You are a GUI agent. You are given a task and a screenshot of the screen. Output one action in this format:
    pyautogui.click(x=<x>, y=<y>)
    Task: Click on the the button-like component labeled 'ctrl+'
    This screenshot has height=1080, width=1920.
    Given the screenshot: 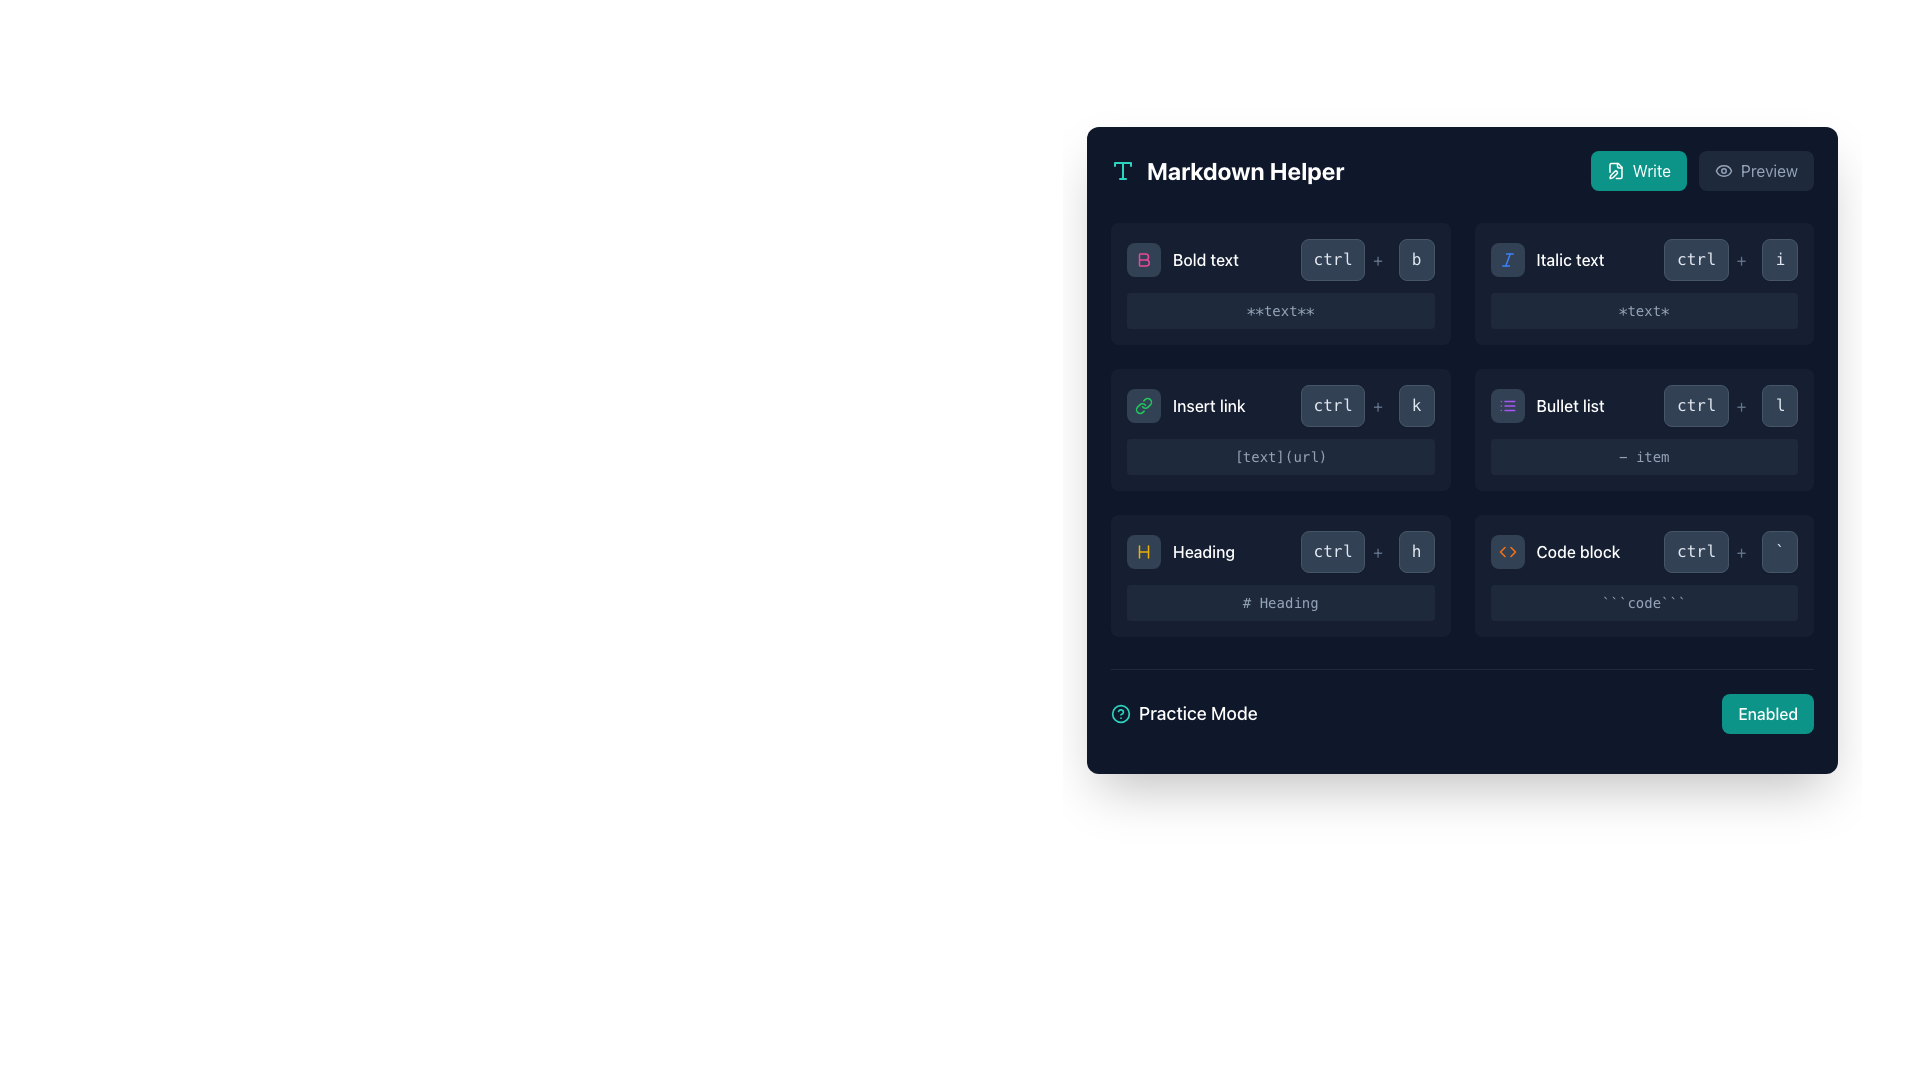 What is the action you would take?
    pyautogui.click(x=1345, y=405)
    